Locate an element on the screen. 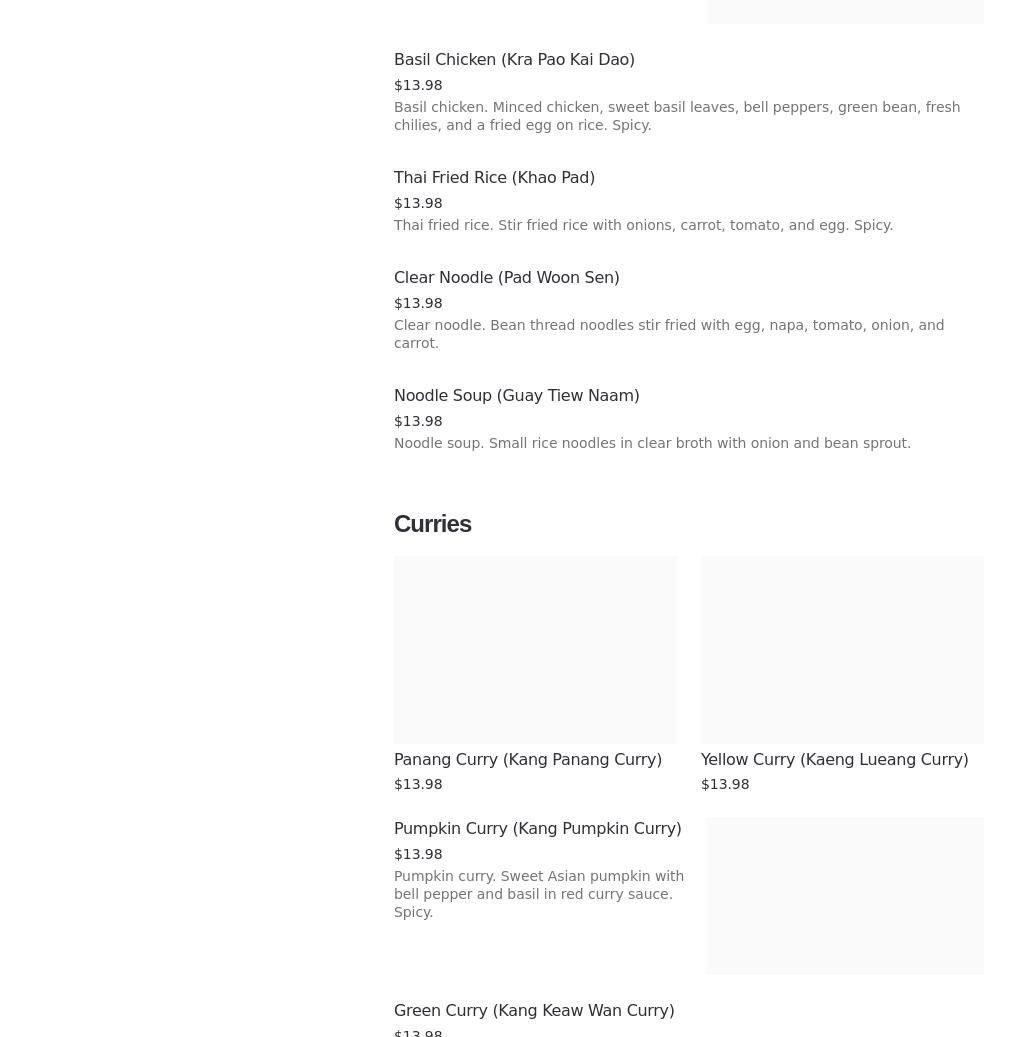 The width and height of the screenshot is (1024, 1037). 'Basil Chicken (Kra Pao Kai Dao)' is located at coordinates (514, 58).